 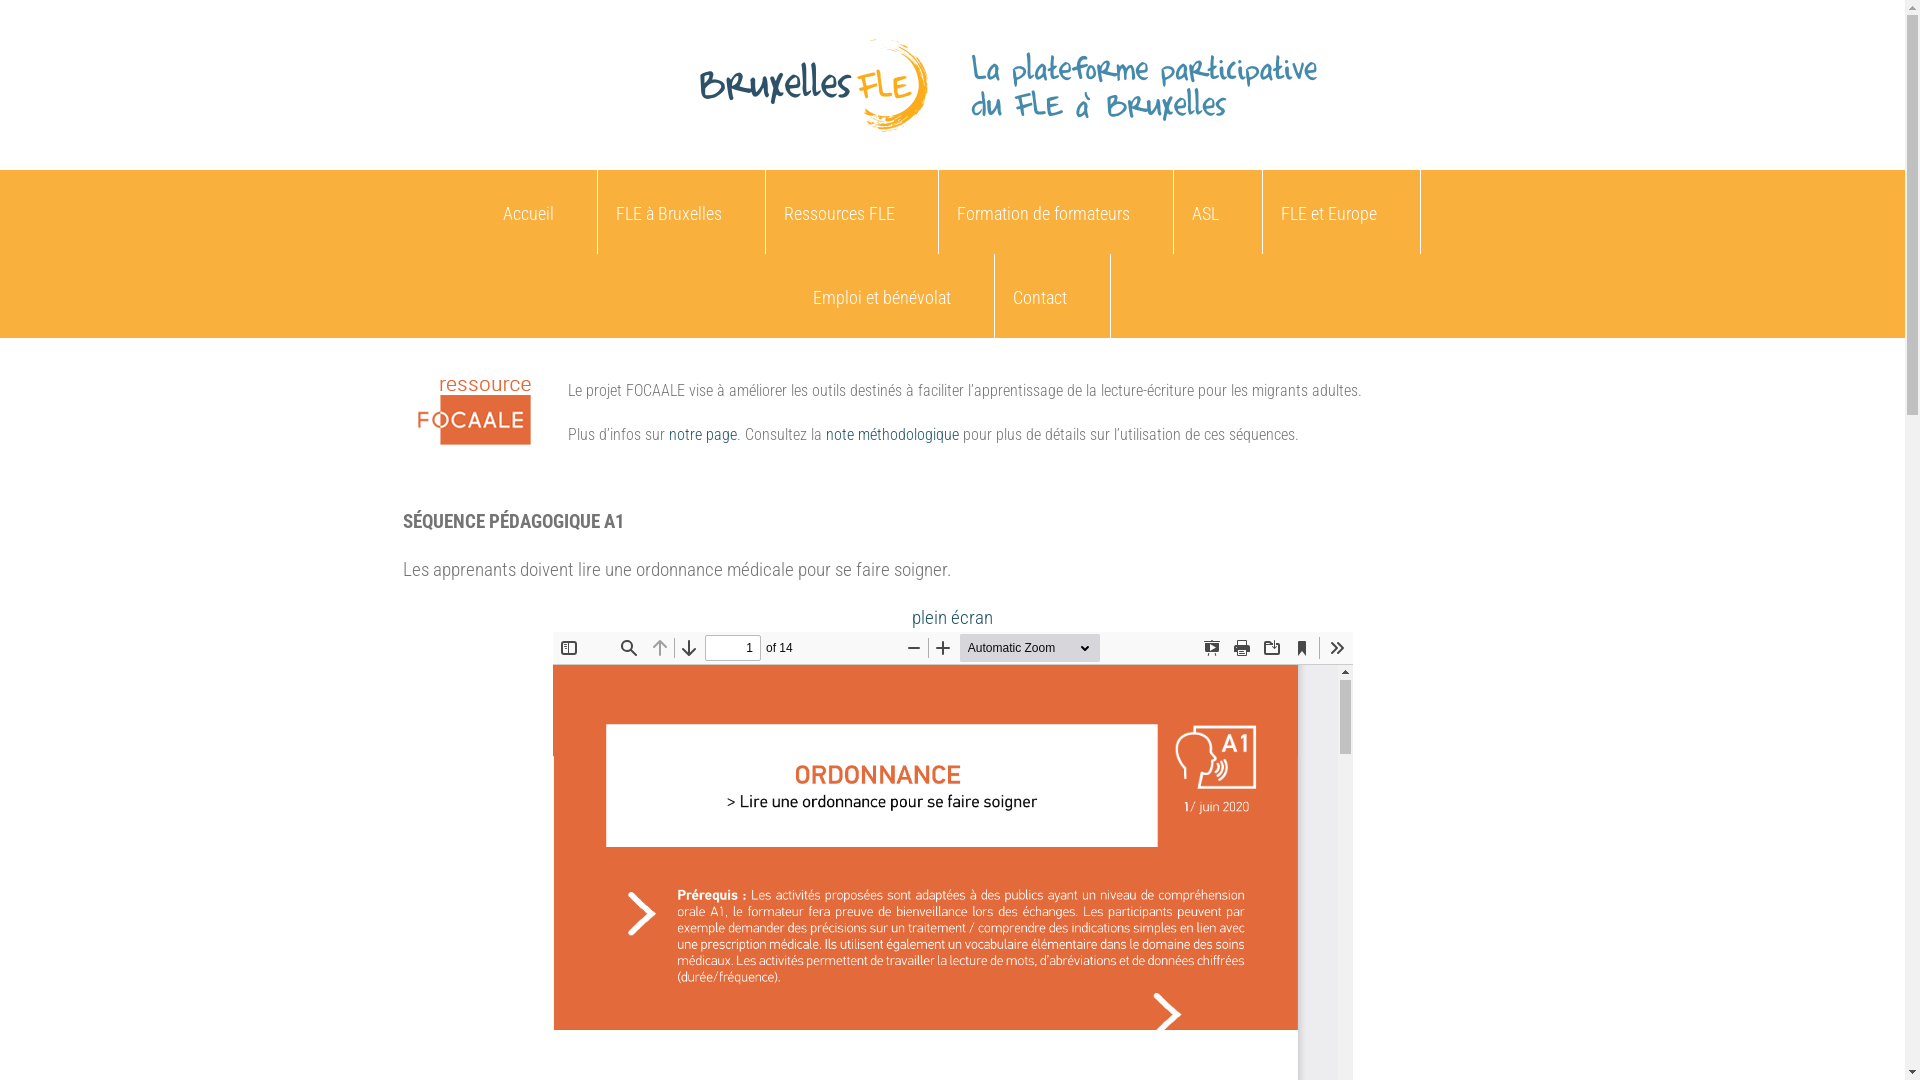 What do you see at coordinates (993, 296) in the screenshot?
I see `'Contact'` at bounding box center [993, 296].